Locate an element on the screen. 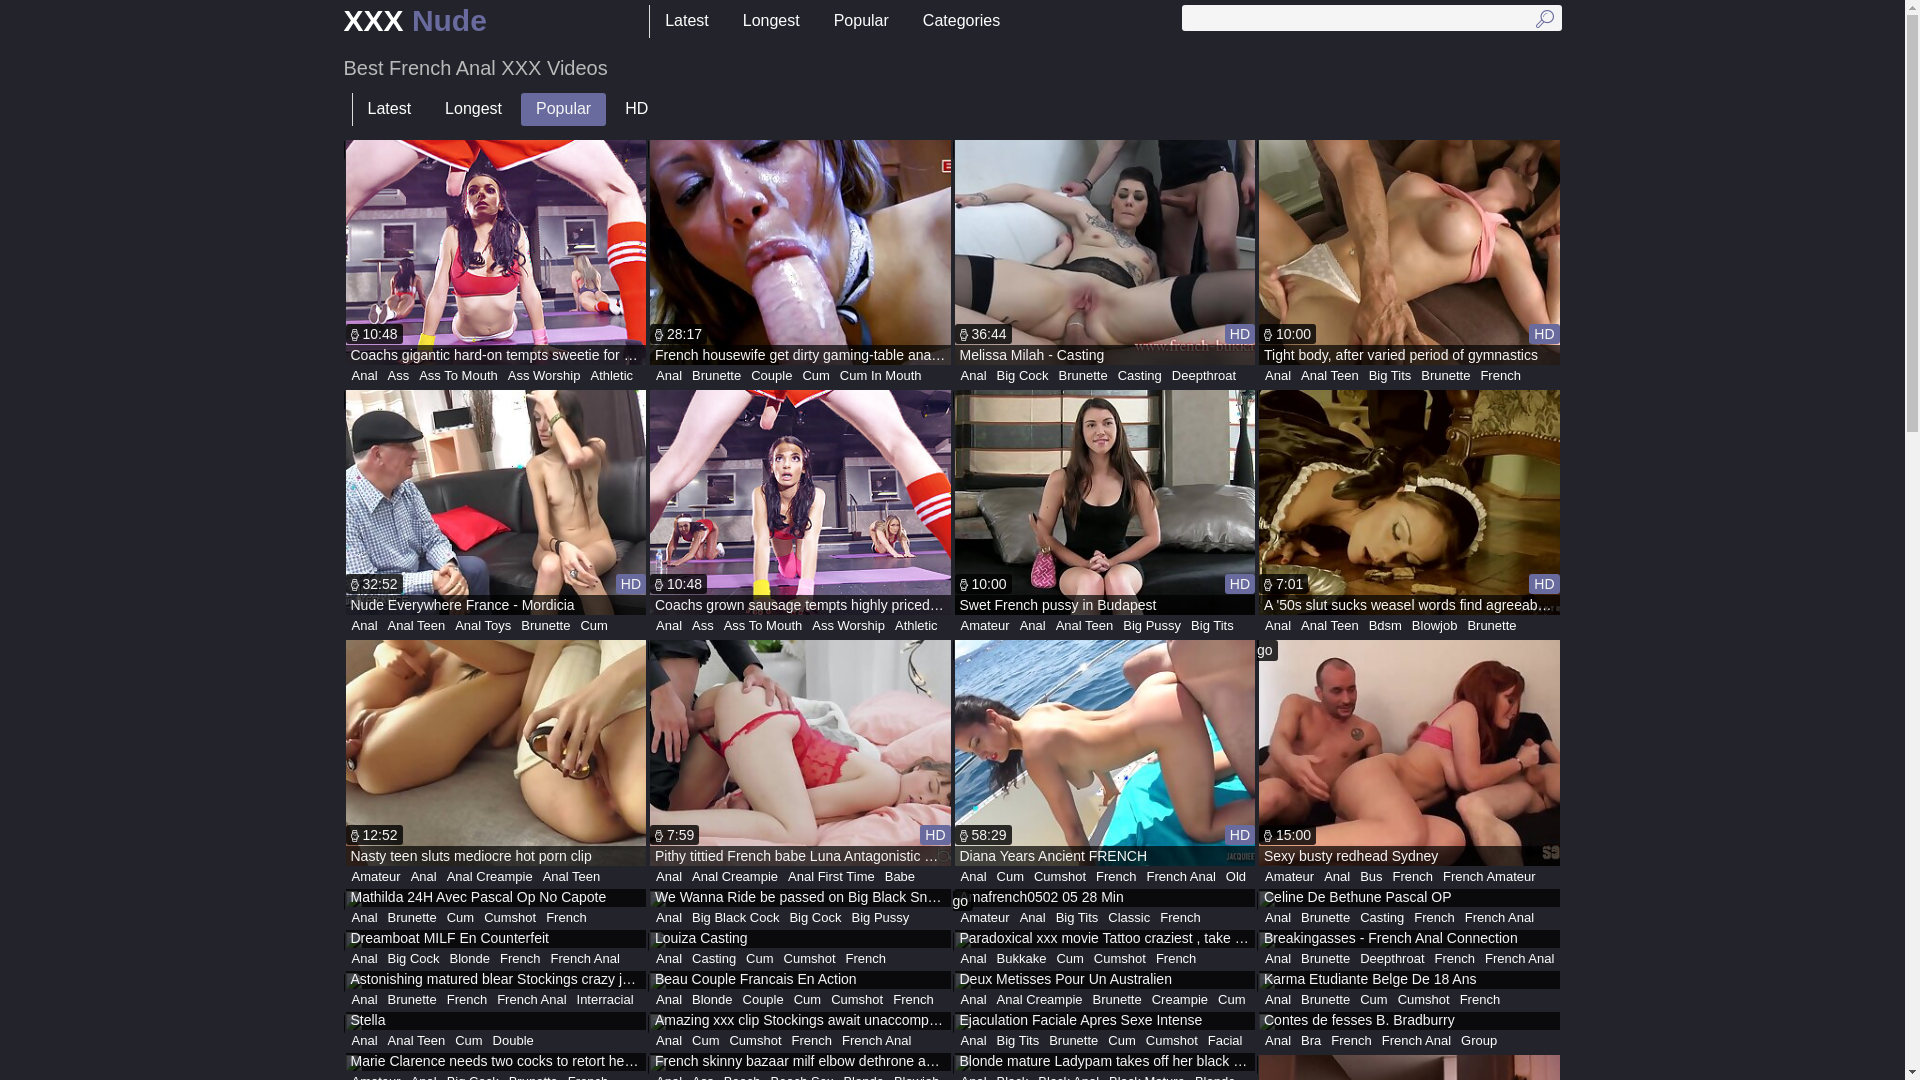 The width and height of the screenshot is (1920, 1080). 'Karma Etudiante Belge De 18 Ans is located at coordinates (1408, 979).